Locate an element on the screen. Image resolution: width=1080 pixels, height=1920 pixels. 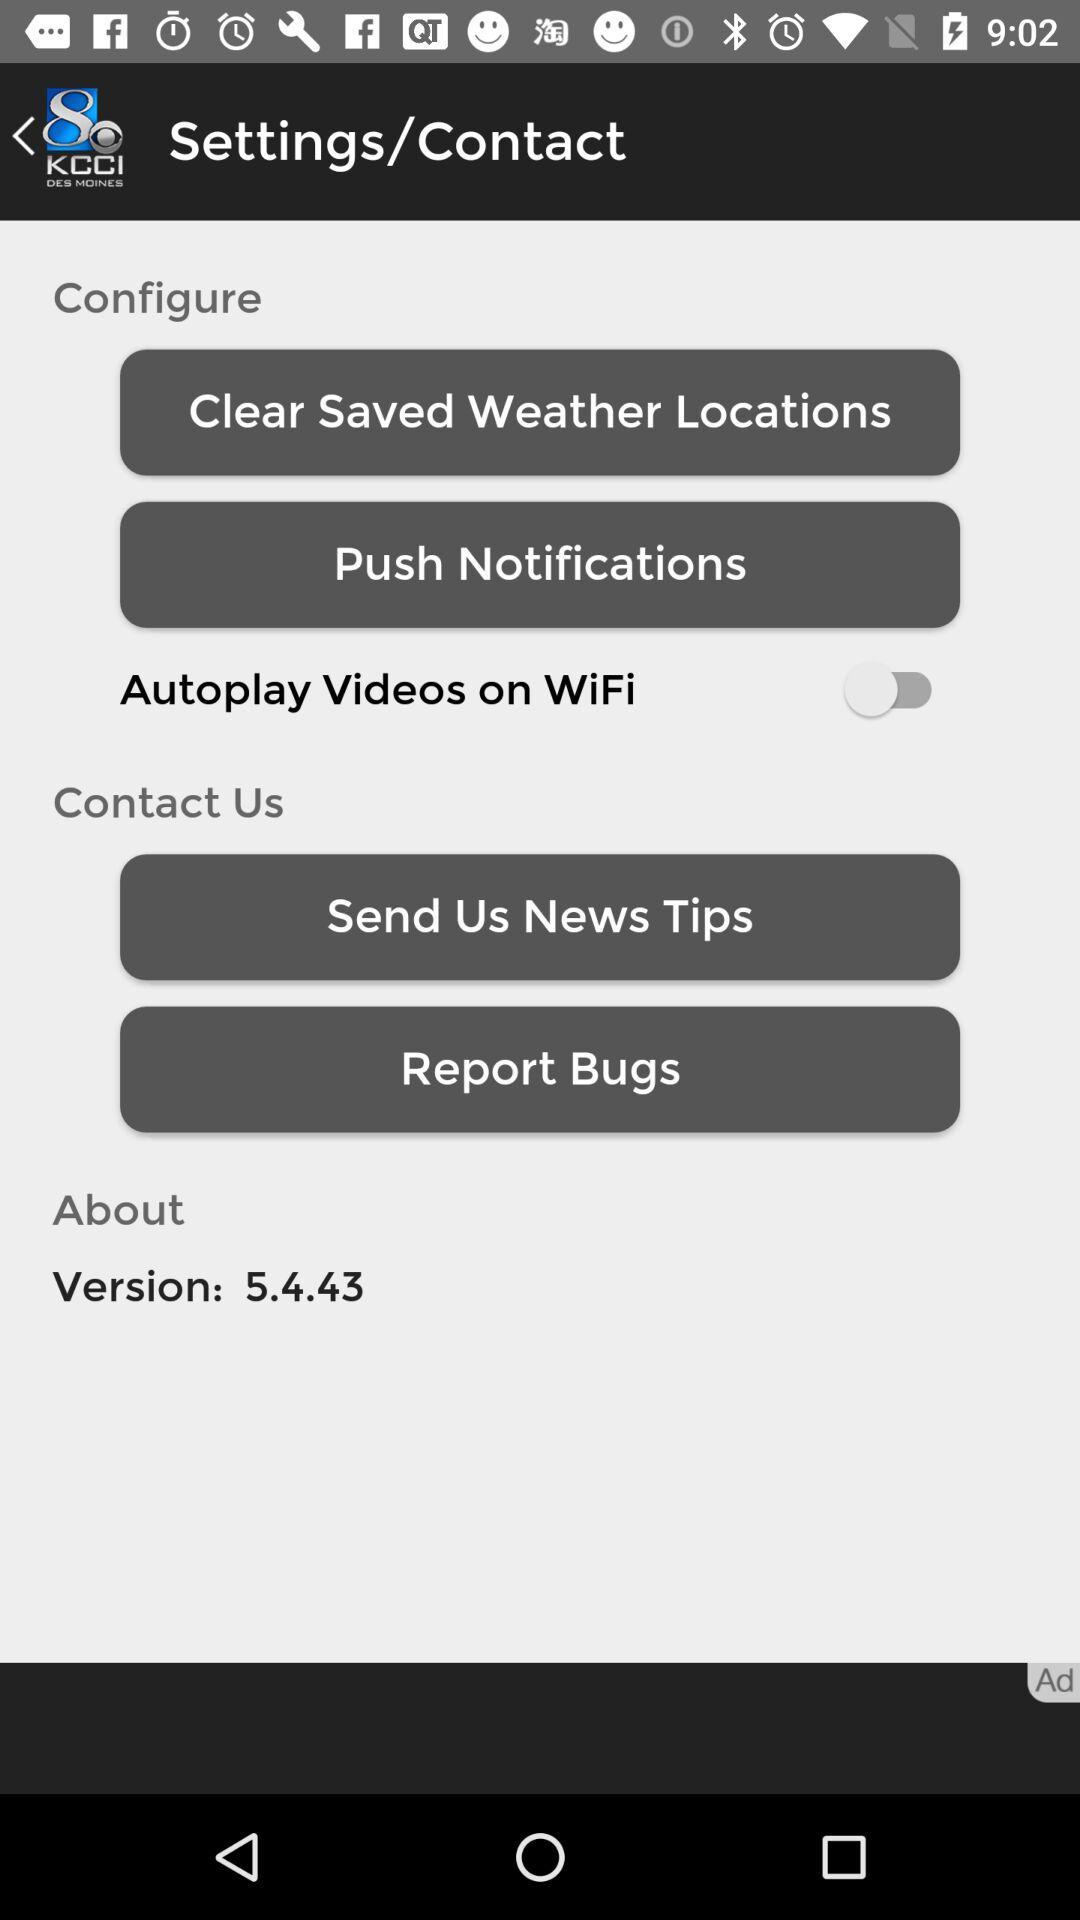
the report bugs icon is located at coordinates (540, 1068).